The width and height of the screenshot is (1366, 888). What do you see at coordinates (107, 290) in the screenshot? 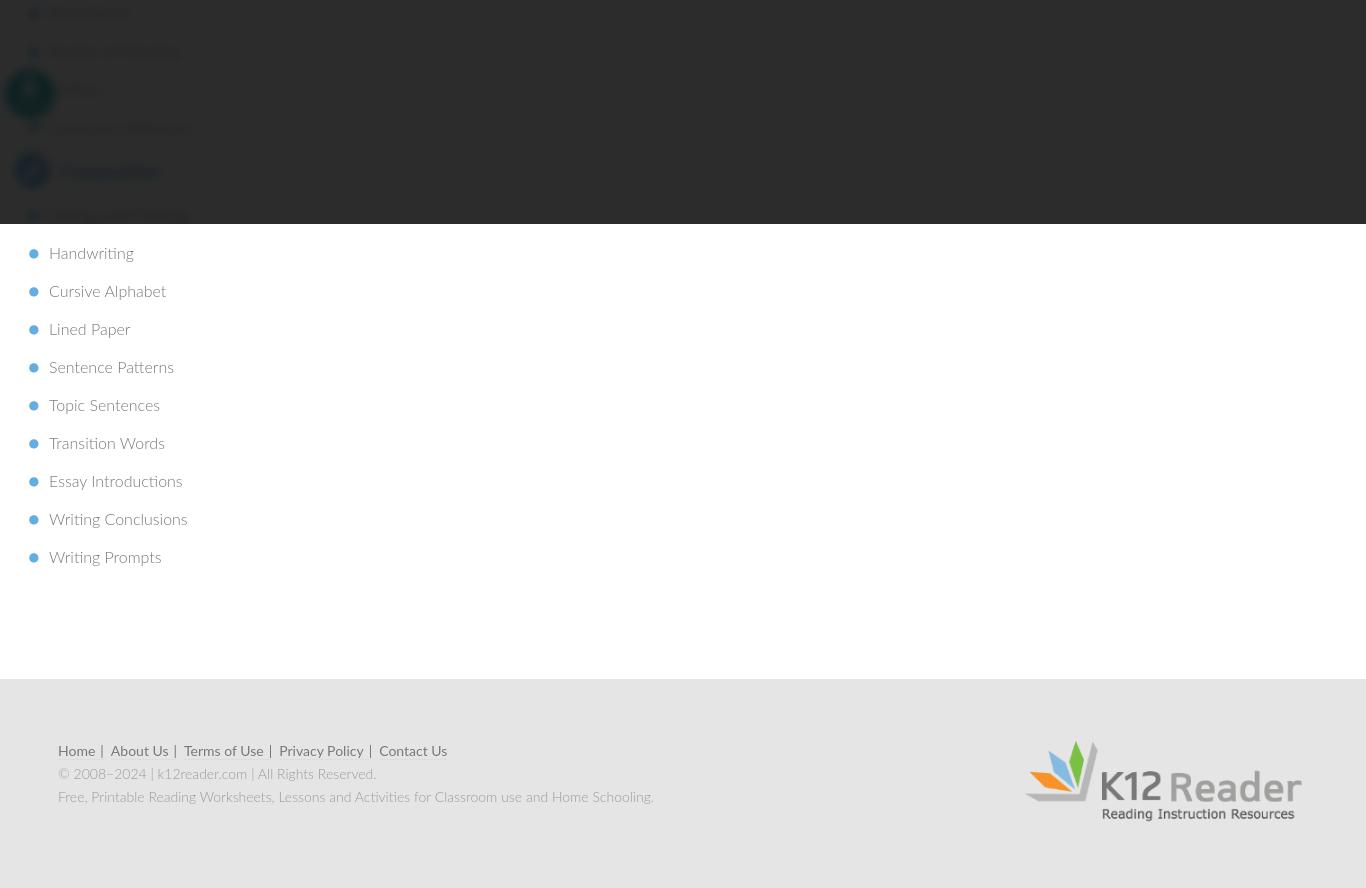
I see `'Cursive Alphabet'` at bounding box center [107, 290].